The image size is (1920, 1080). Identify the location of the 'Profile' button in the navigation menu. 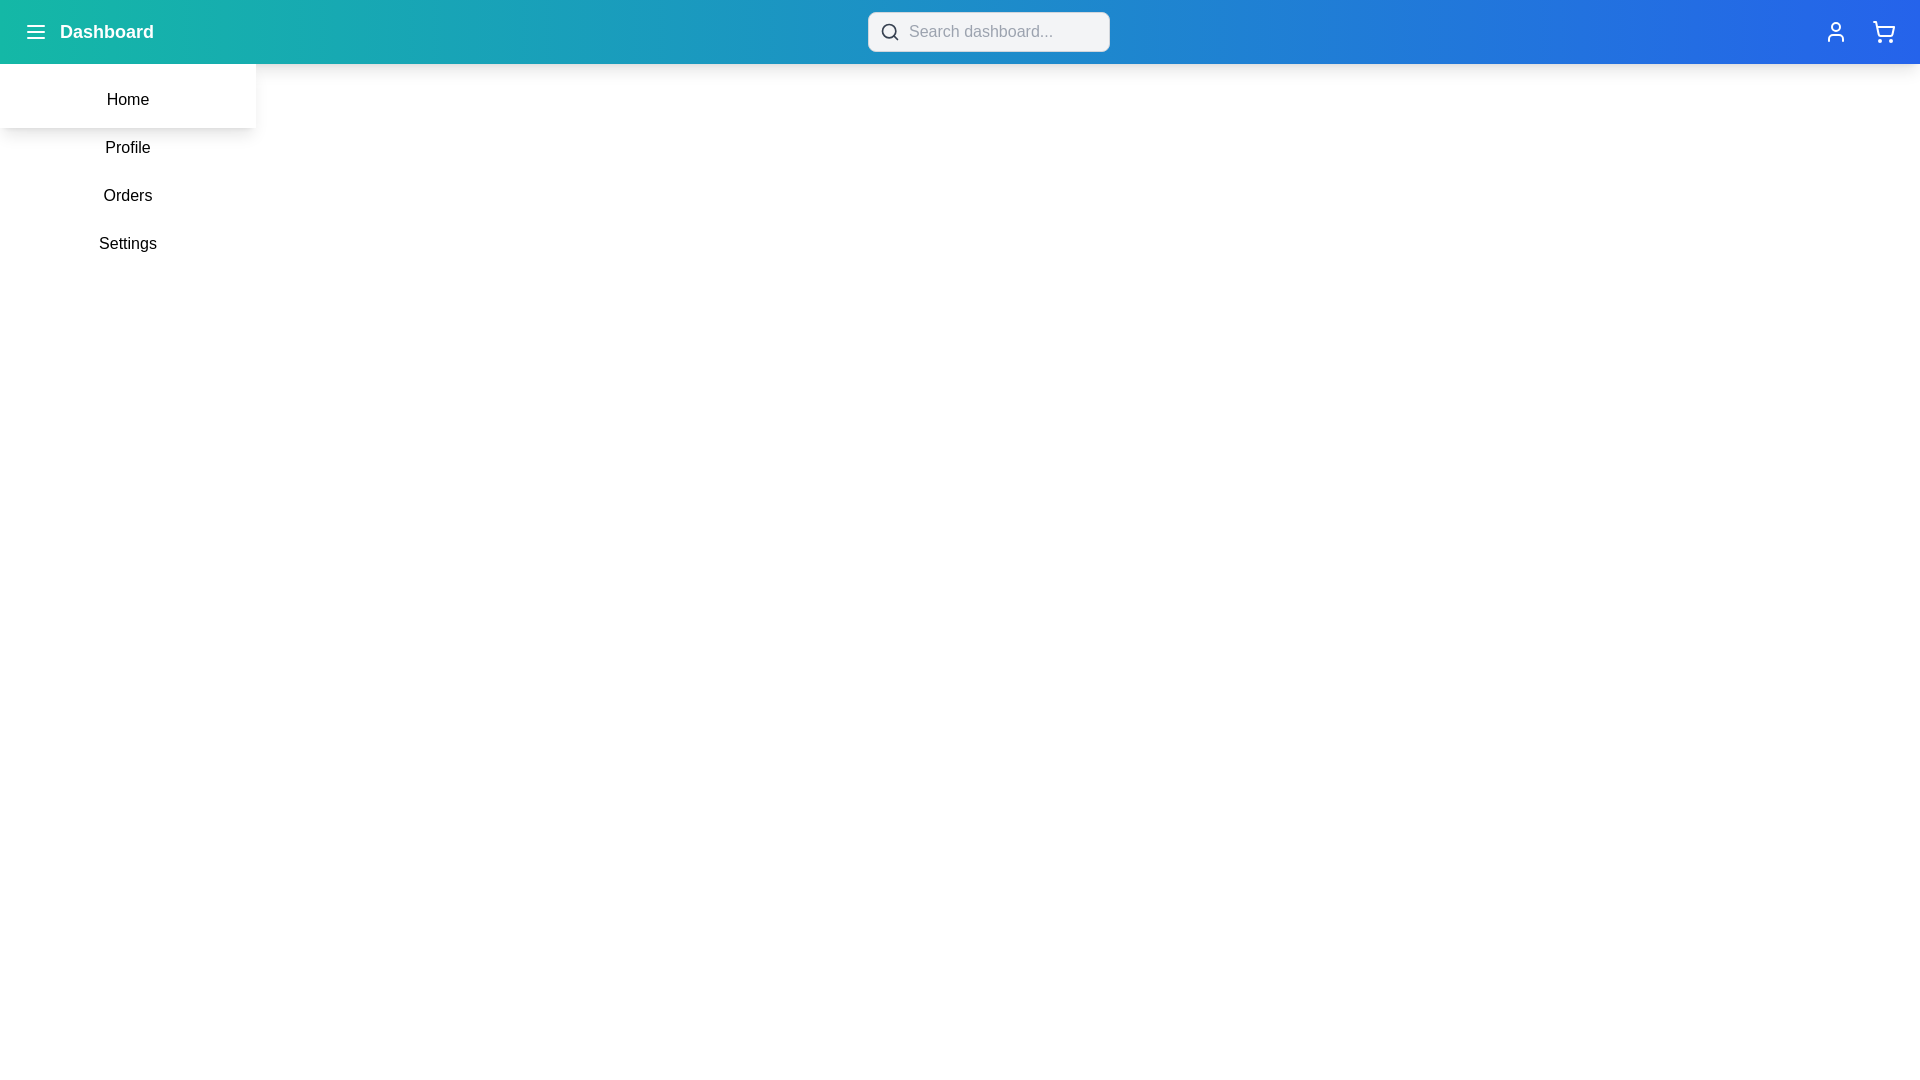
(127, 146).